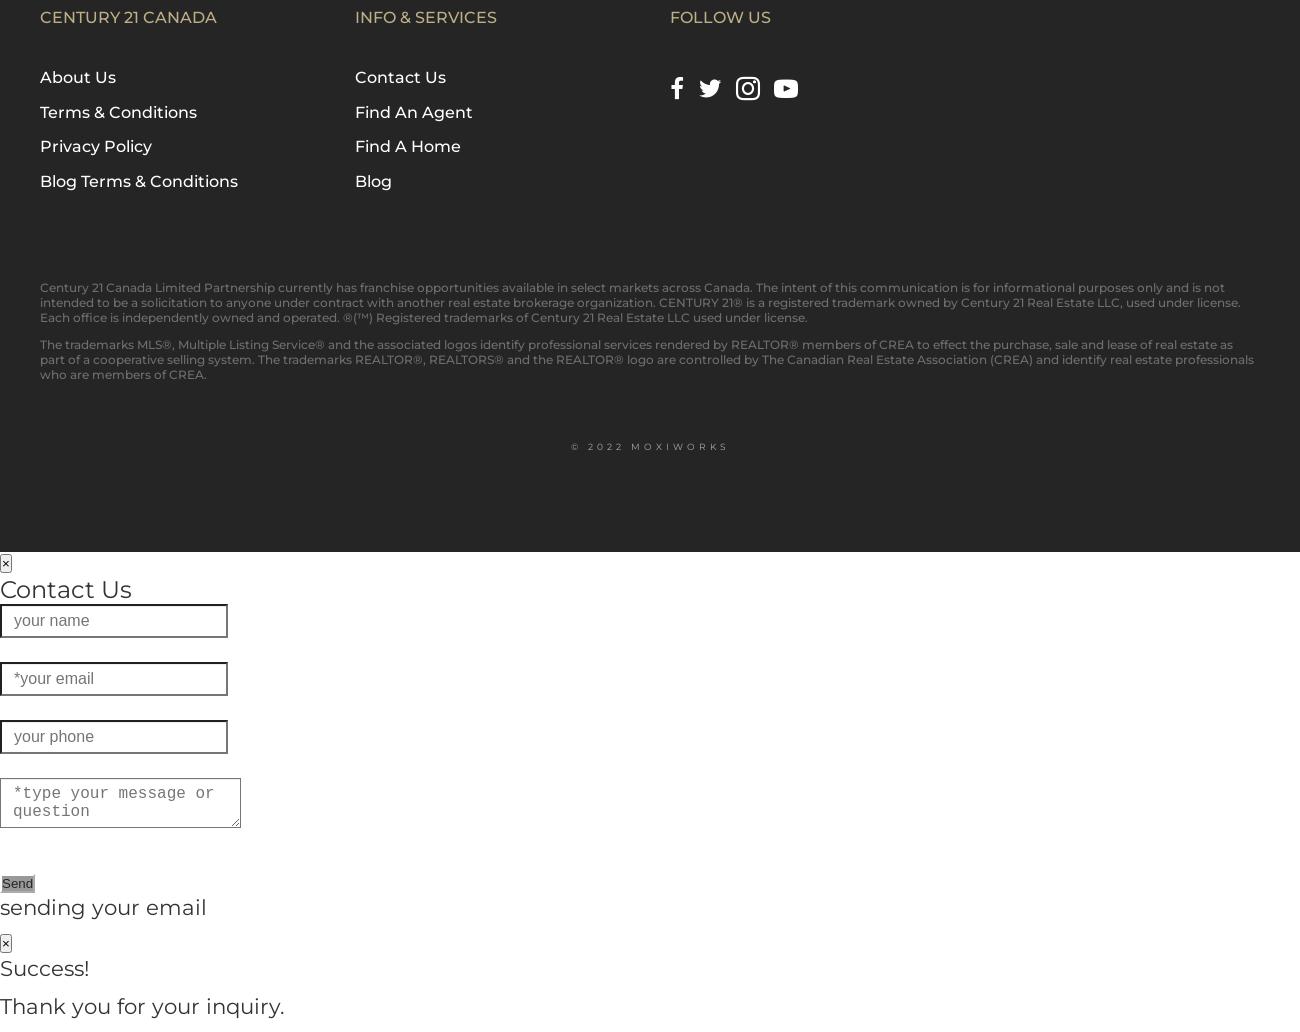  I want to click on 'Thank you for your inquiry.', so click(141, 1003).